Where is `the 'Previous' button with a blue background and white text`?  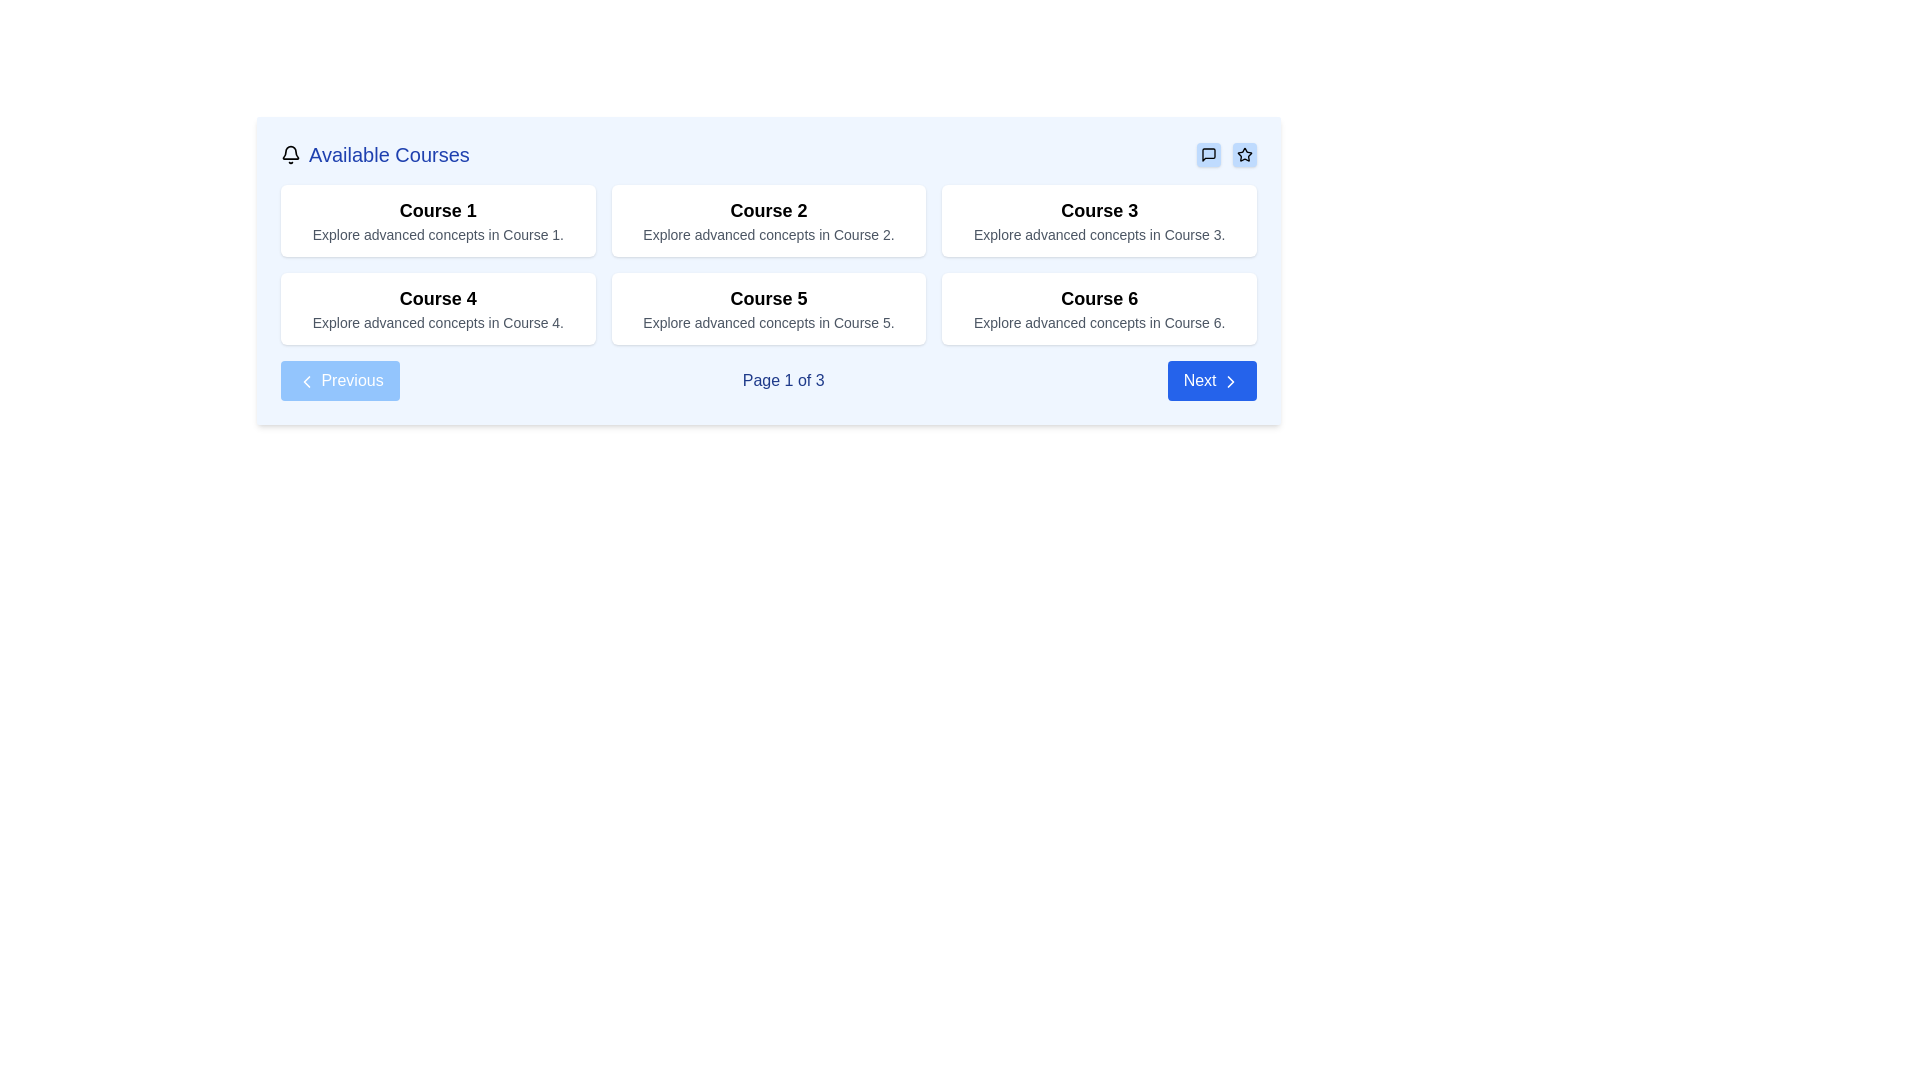
the 'Previous' button with a blue background and white text is located at coordinates (340, 381).